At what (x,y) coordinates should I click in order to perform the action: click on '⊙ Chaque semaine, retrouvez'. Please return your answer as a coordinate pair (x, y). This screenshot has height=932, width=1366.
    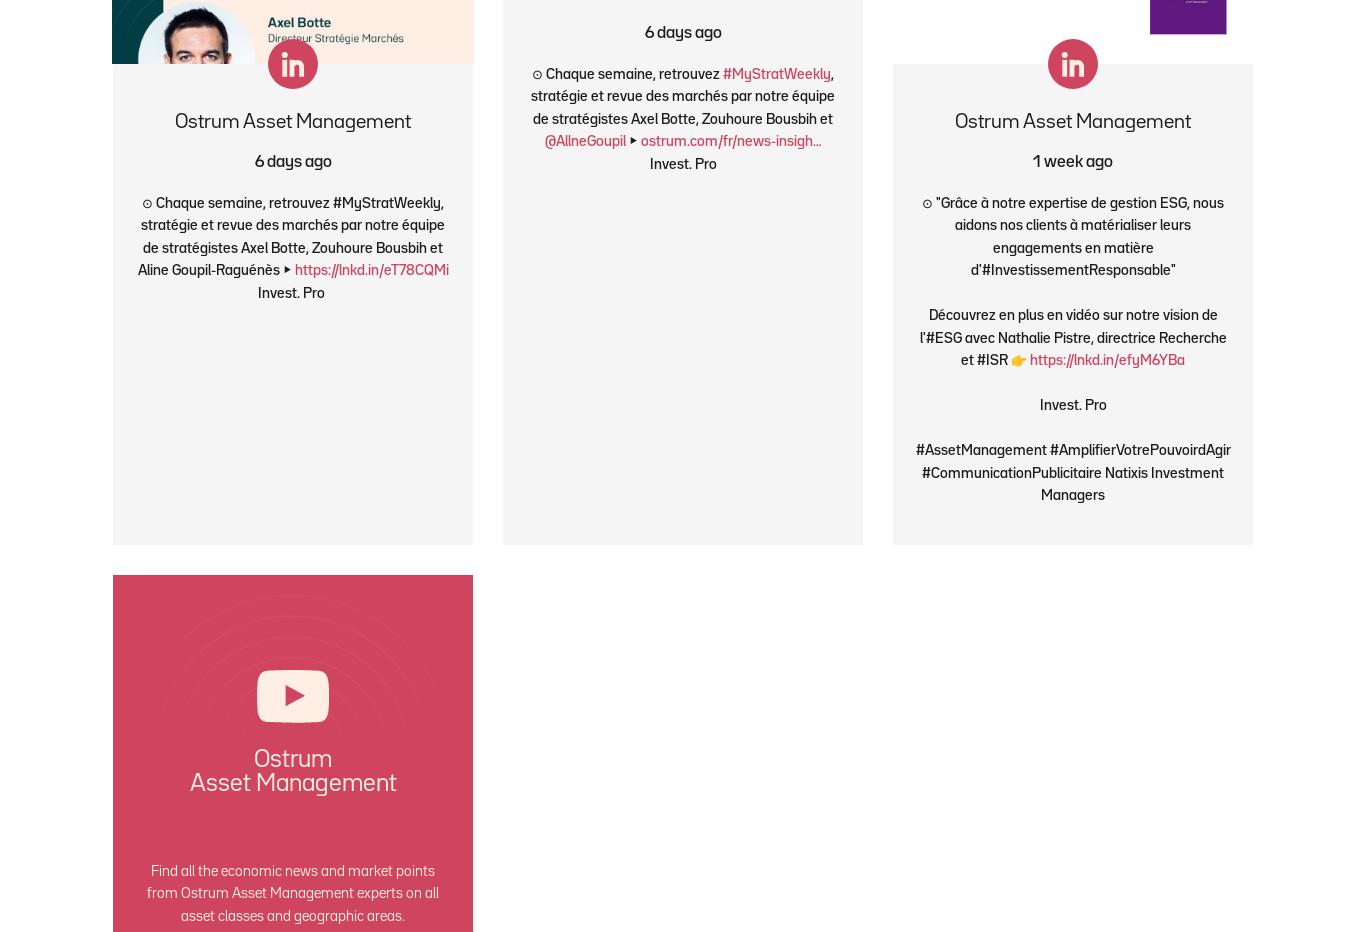
    Looking at the image, I should click on (626, 73).